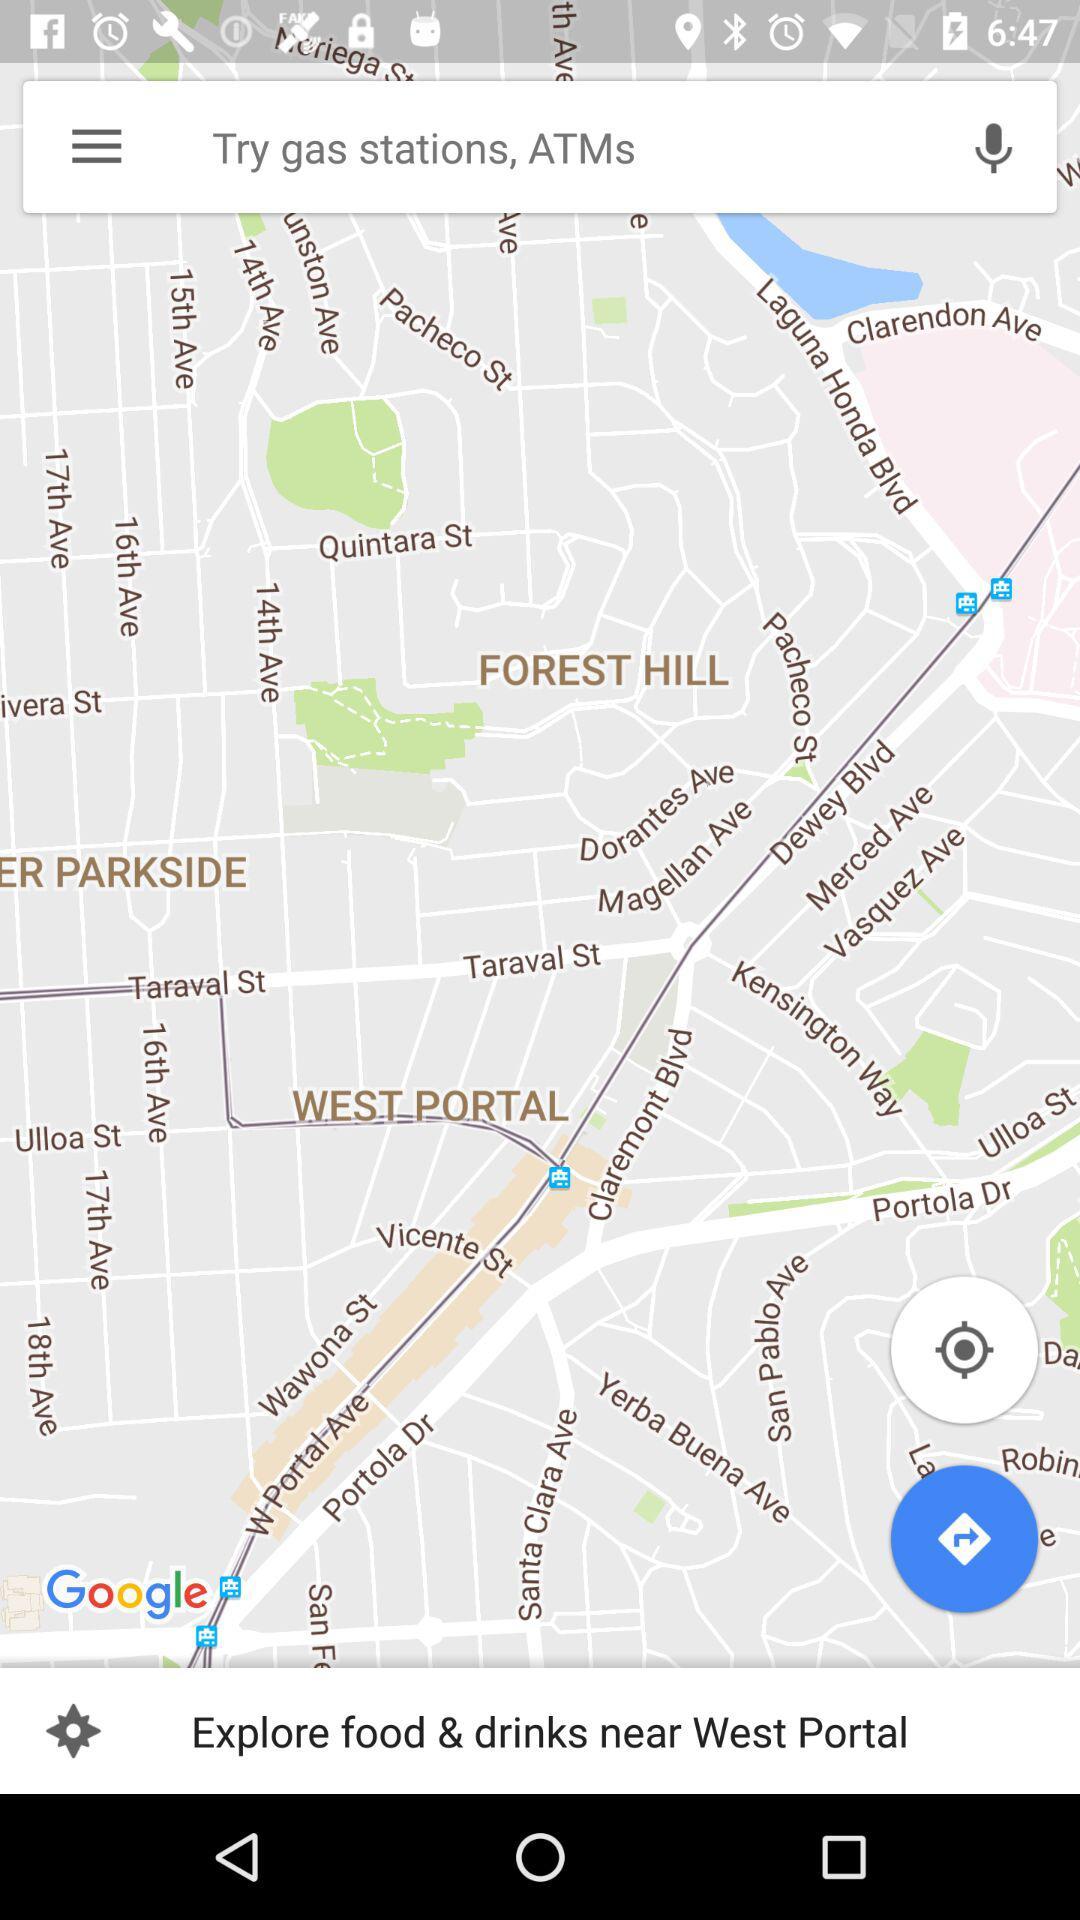 This screenshot has height=1920, width=1080. Describe the element at coordinates (963, 1538) in the screenshot. I see `the direction icon` at that location.